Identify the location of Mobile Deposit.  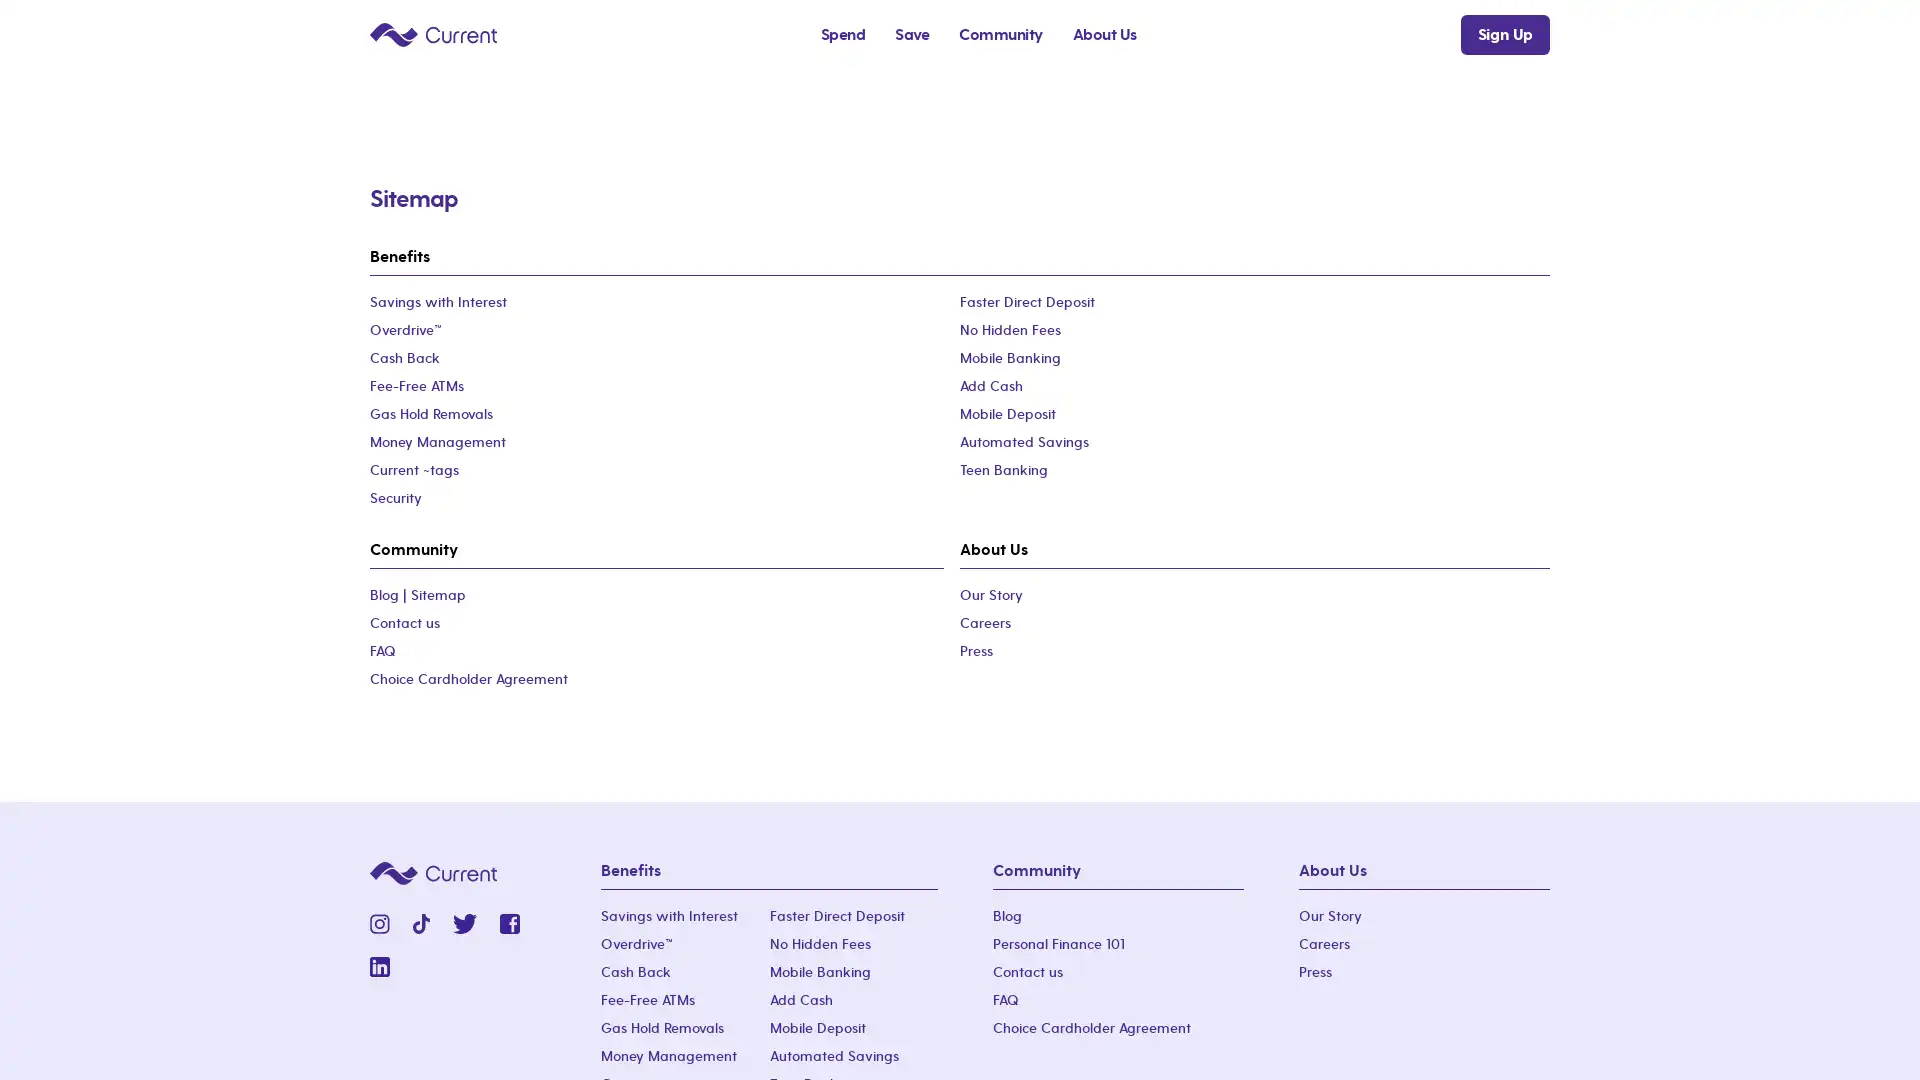
(816, 1029).